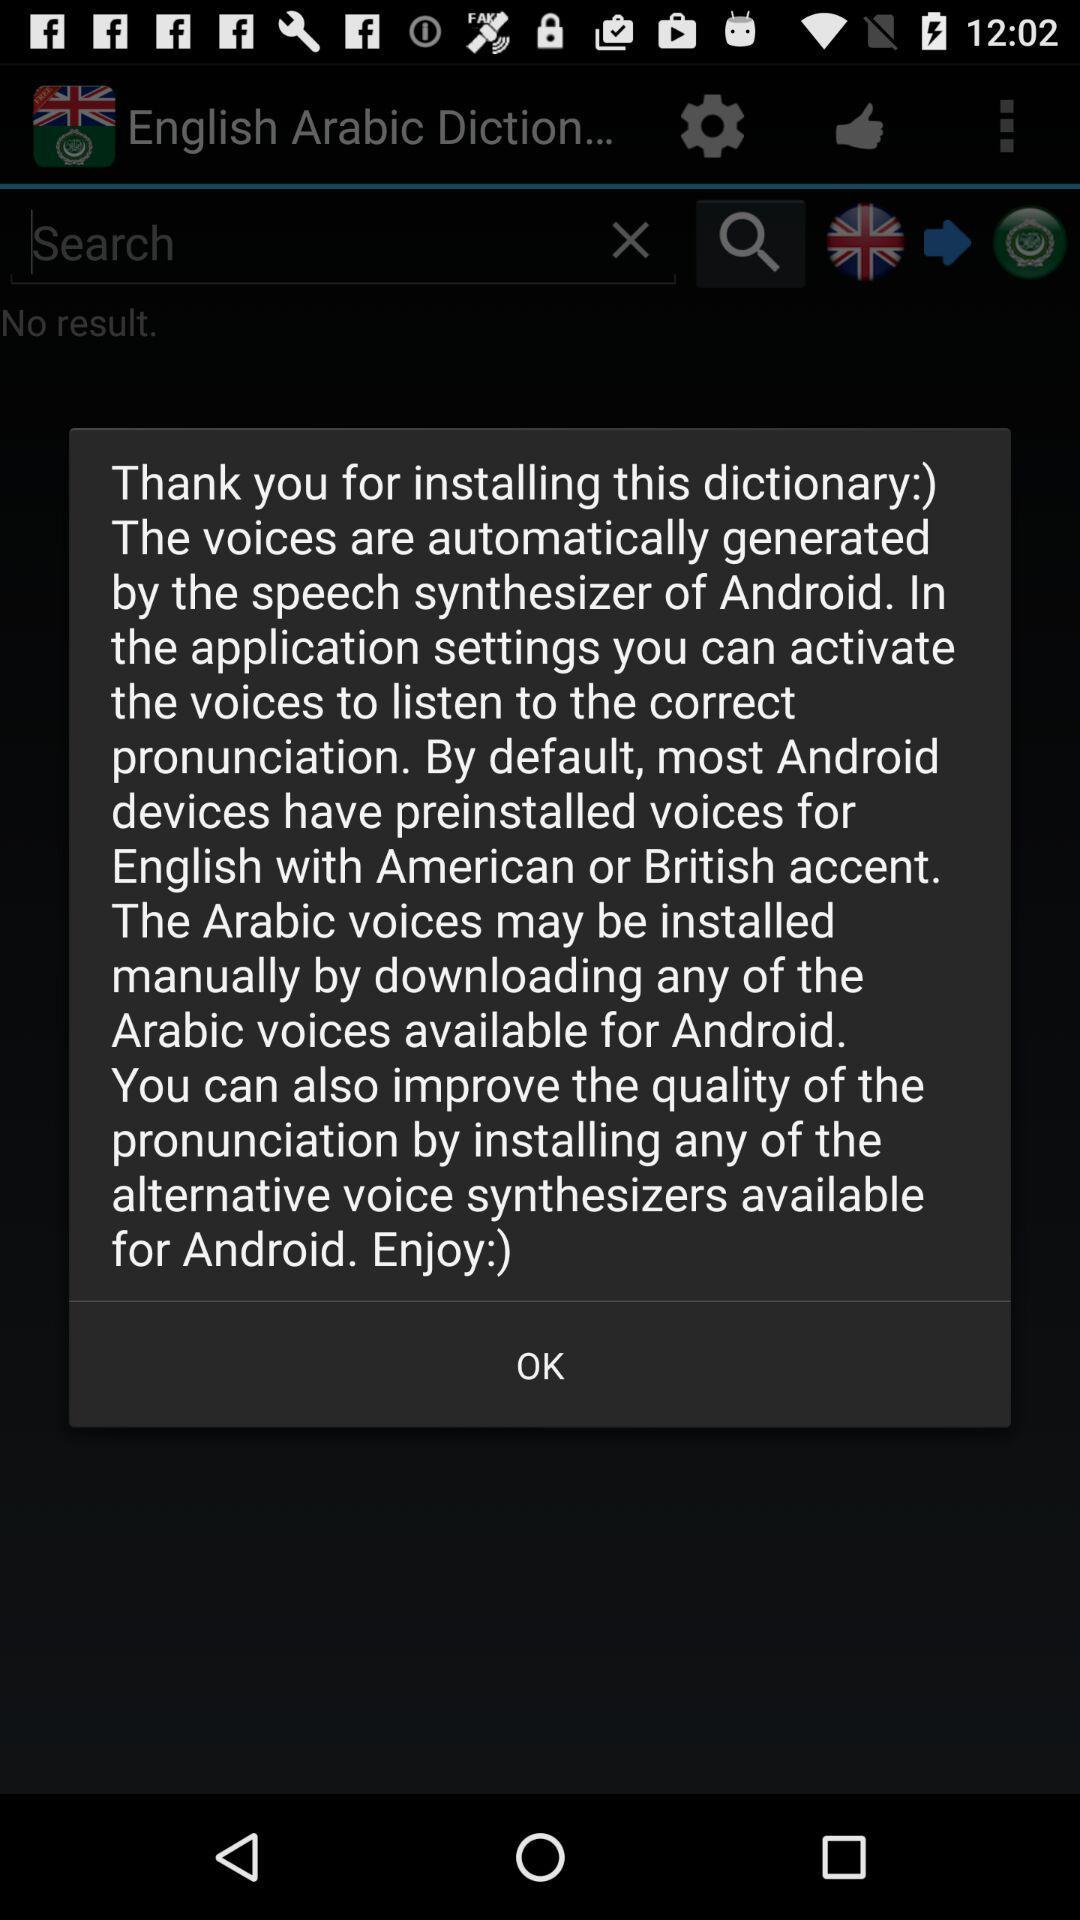 The width and height of the screenshot is (1080, 1920). I want to click on the icon below thank you for icon, so click(540, 1363).